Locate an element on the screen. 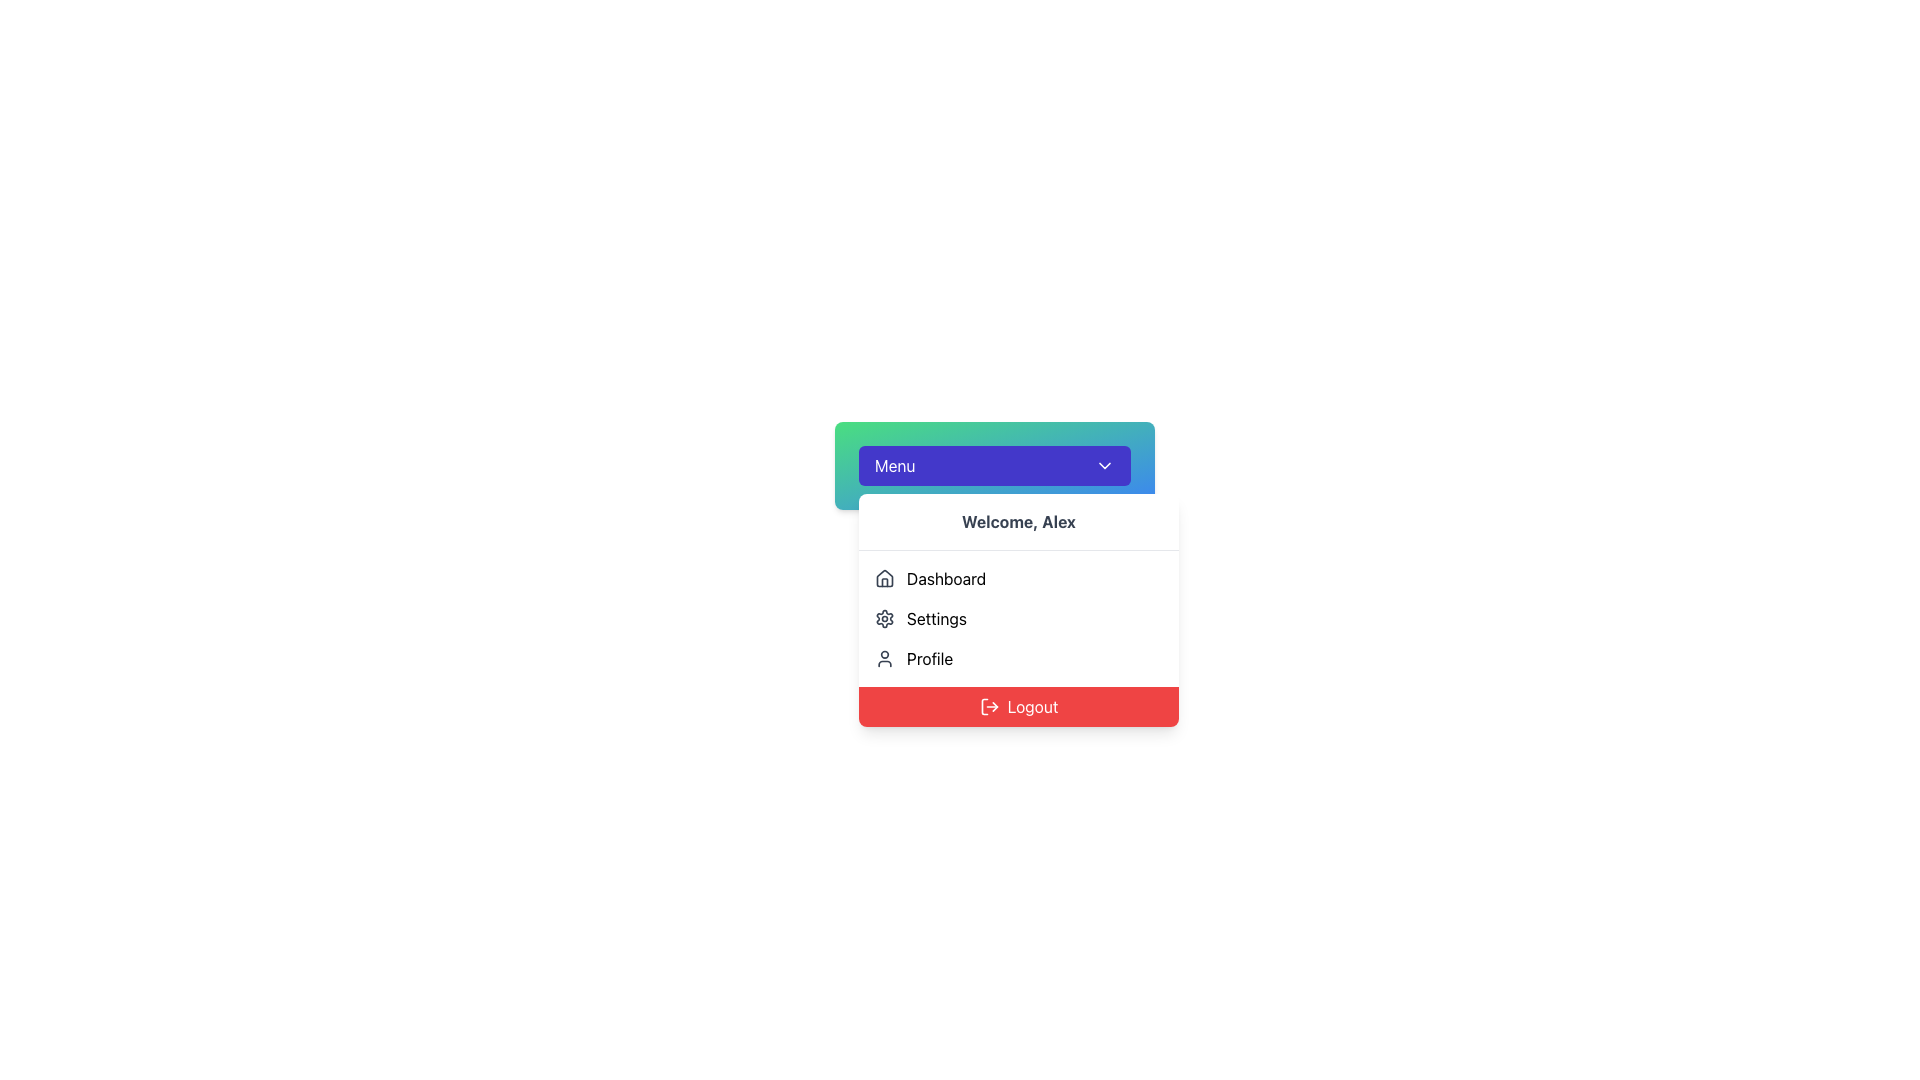 Image resolution: width=1920 pixels, height=1080 pixels. the downward-facing chevron icon inside the blue 'Menu' button is located at coordinates (1103, 466).